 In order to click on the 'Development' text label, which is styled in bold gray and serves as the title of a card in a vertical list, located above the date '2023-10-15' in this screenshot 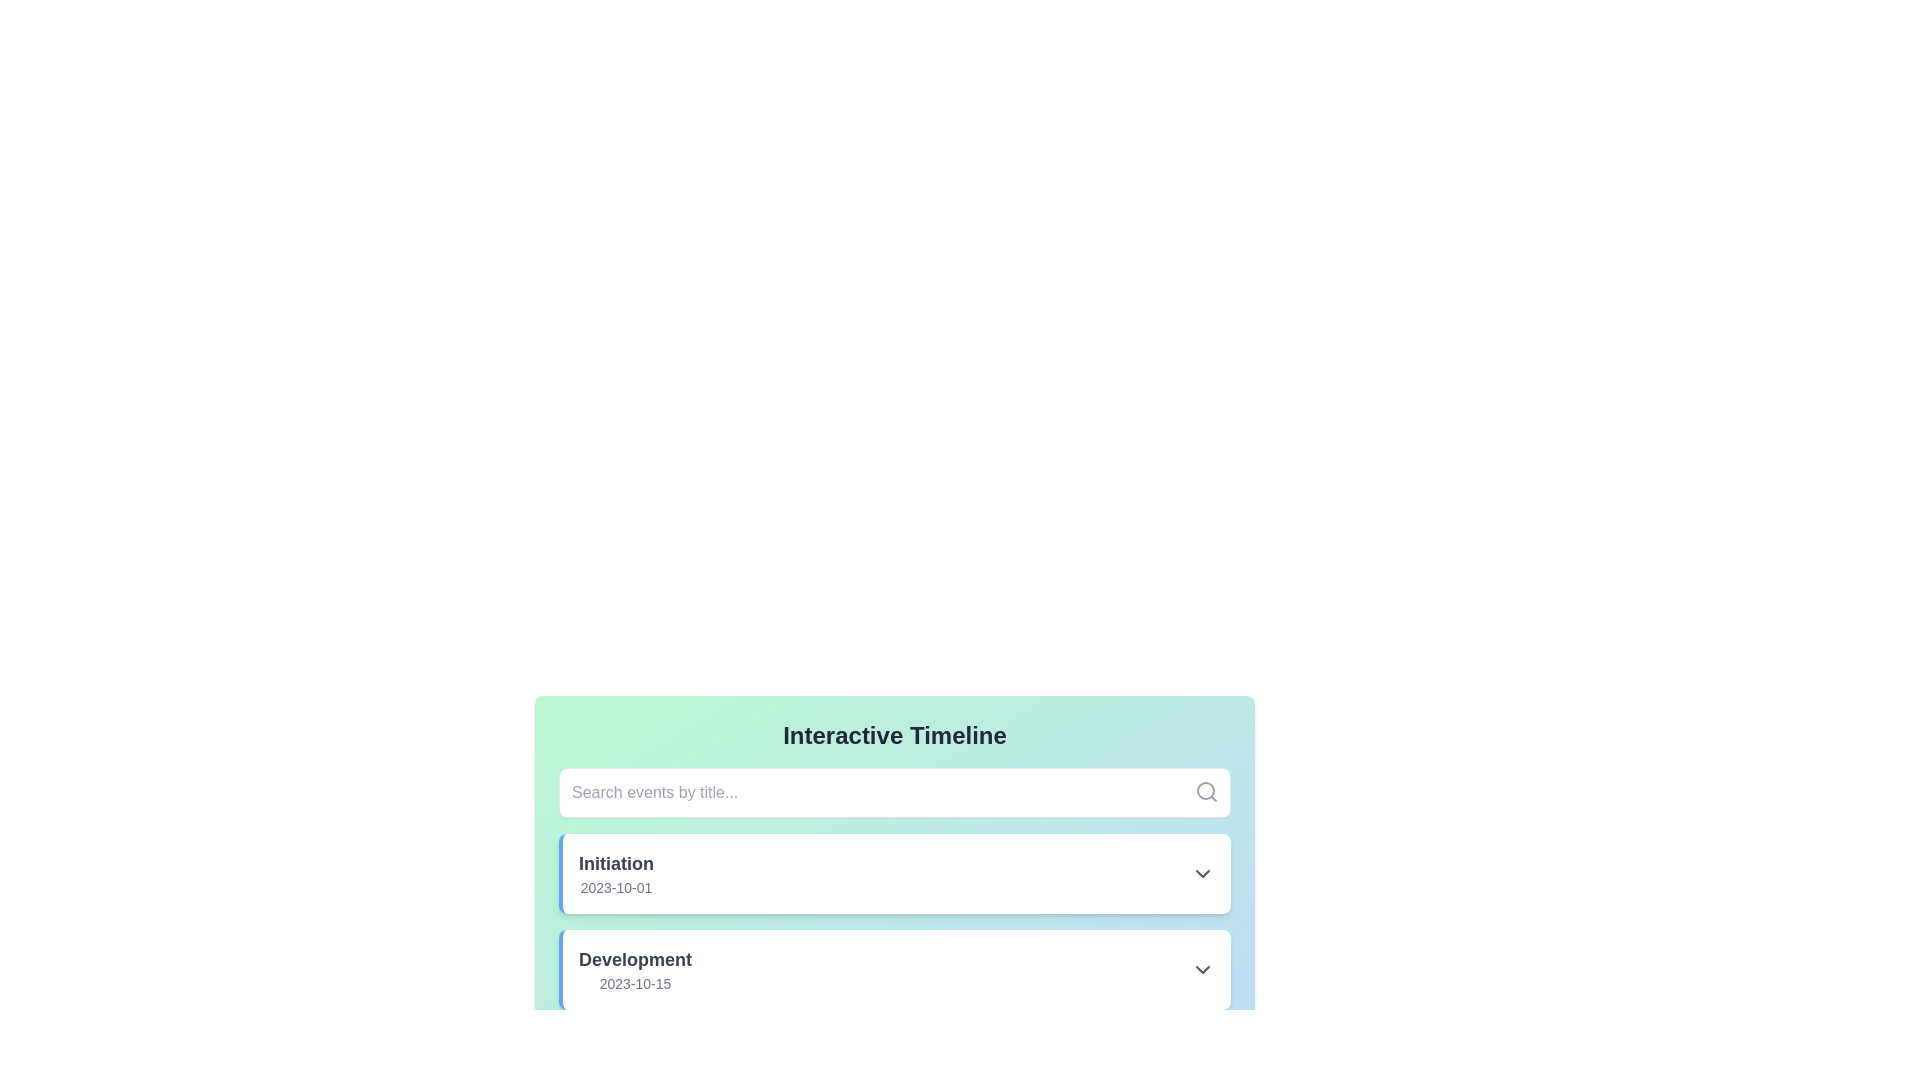, I will do `click(634, 959)`.